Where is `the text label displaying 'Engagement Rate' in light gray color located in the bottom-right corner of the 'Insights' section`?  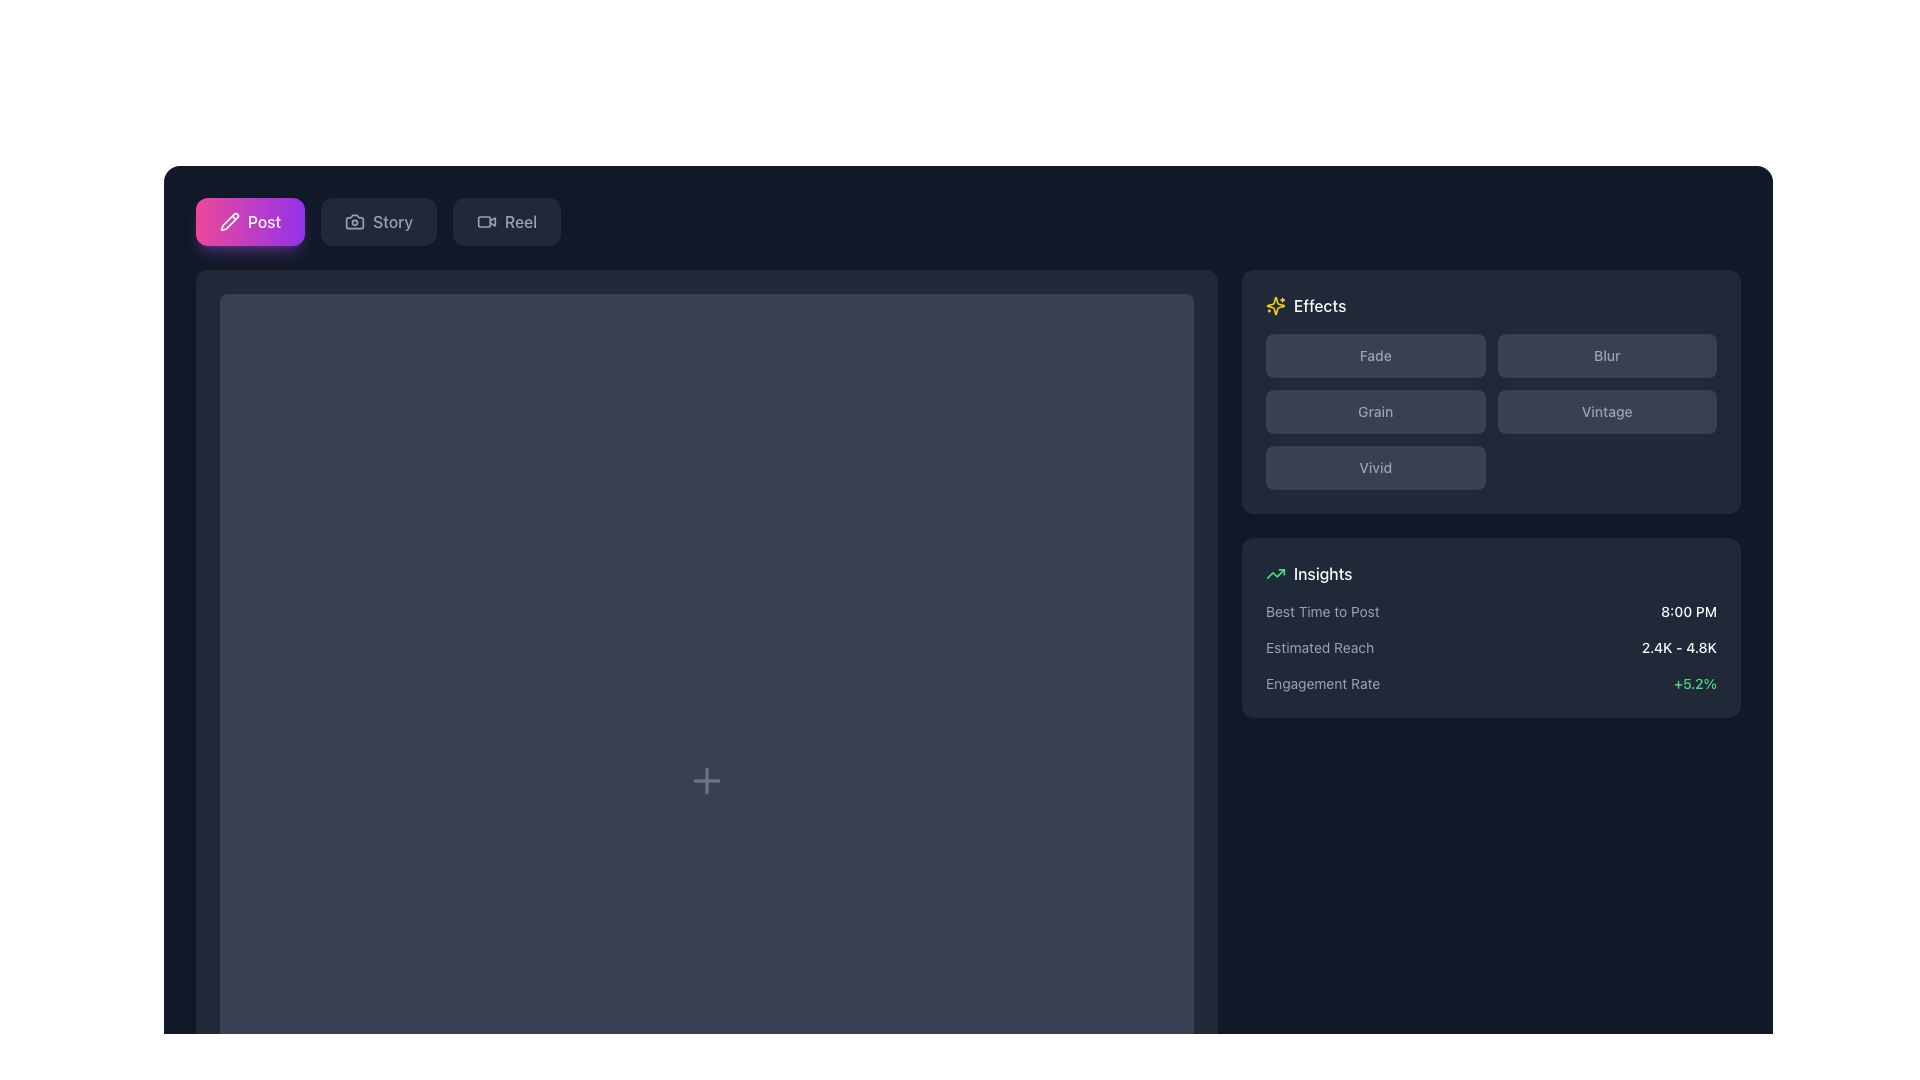
the text label displaying 'Engagement Rate' in light gray color located in the bottom-right corner of the 'Insights' section is located at coordinates (1323, 682).